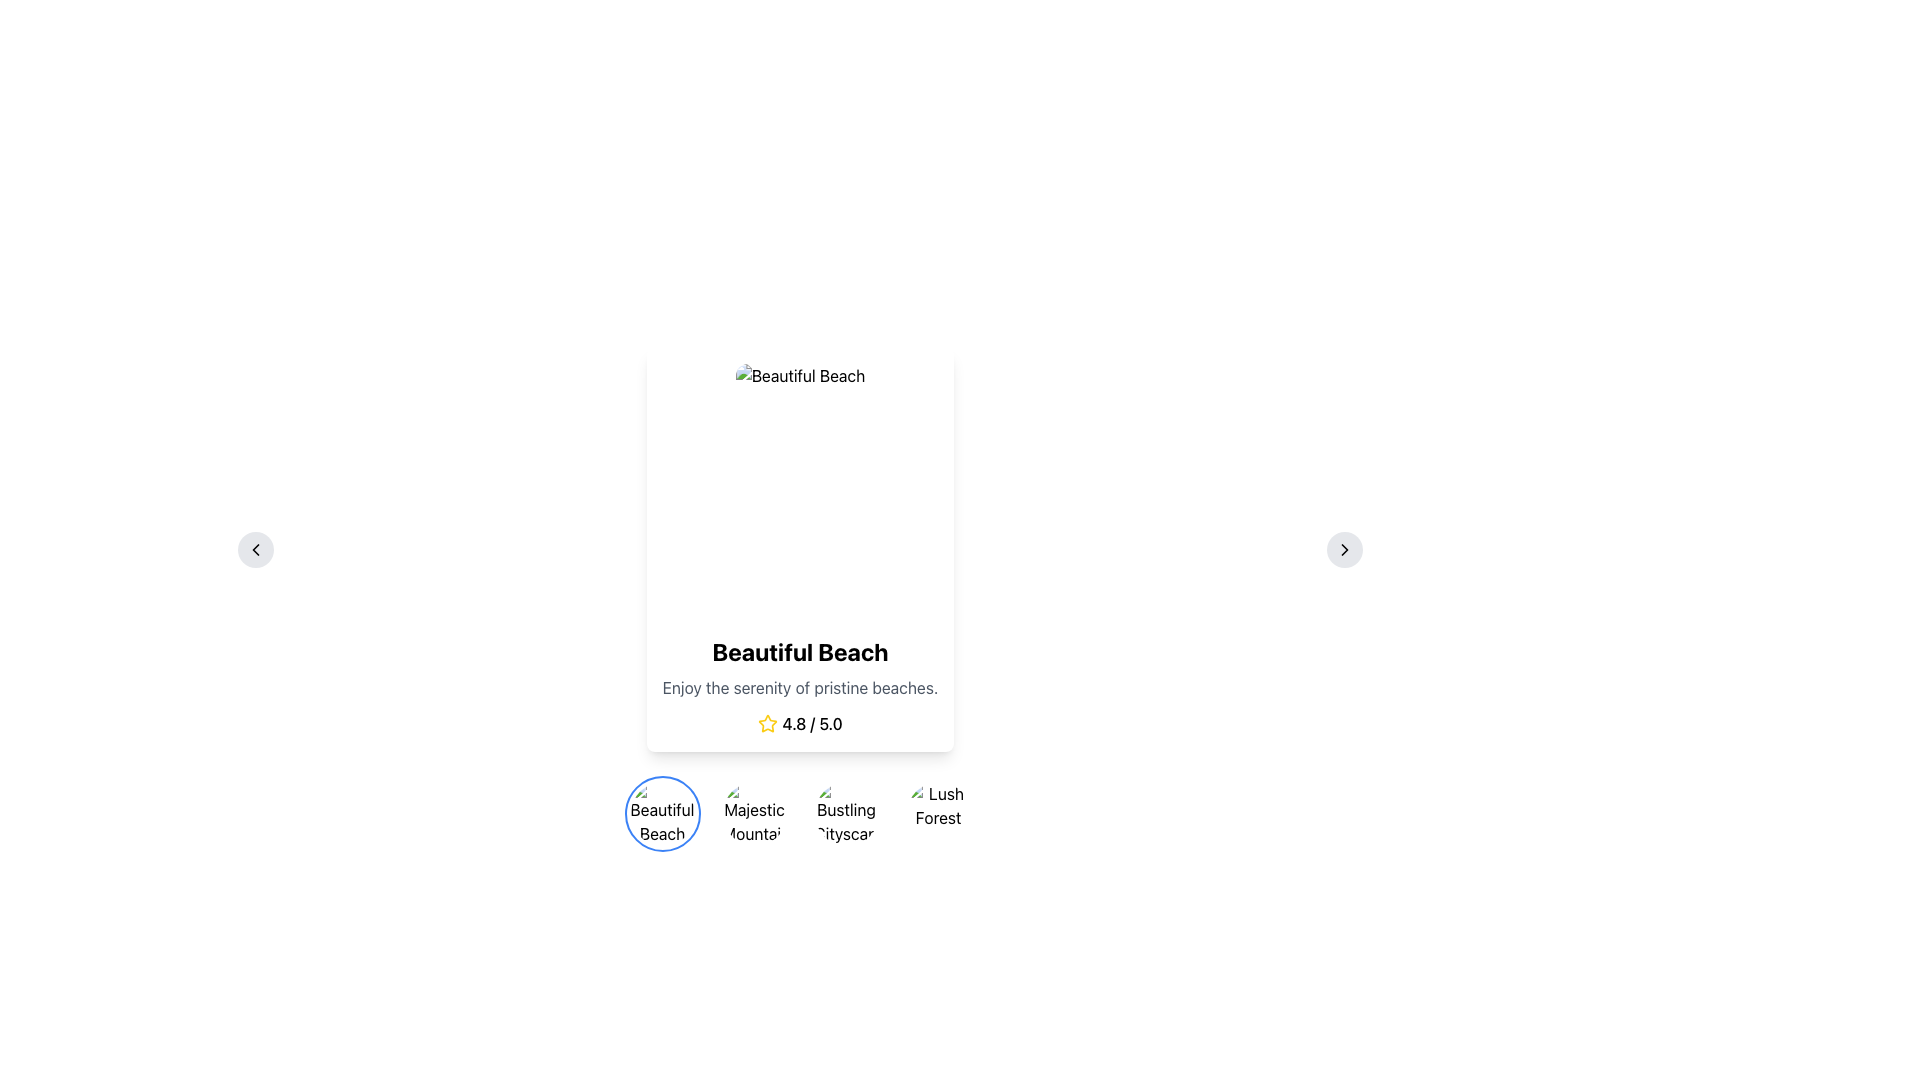 The height and width of the screenshot is (1080, 1920). Describe the element at coordinates (800, 492) in the screenshot. I see `the beach image element, which is located above the text 'Beautiful Beach' and 'Enjoy the serenity of pristine beaches.'` at that location.